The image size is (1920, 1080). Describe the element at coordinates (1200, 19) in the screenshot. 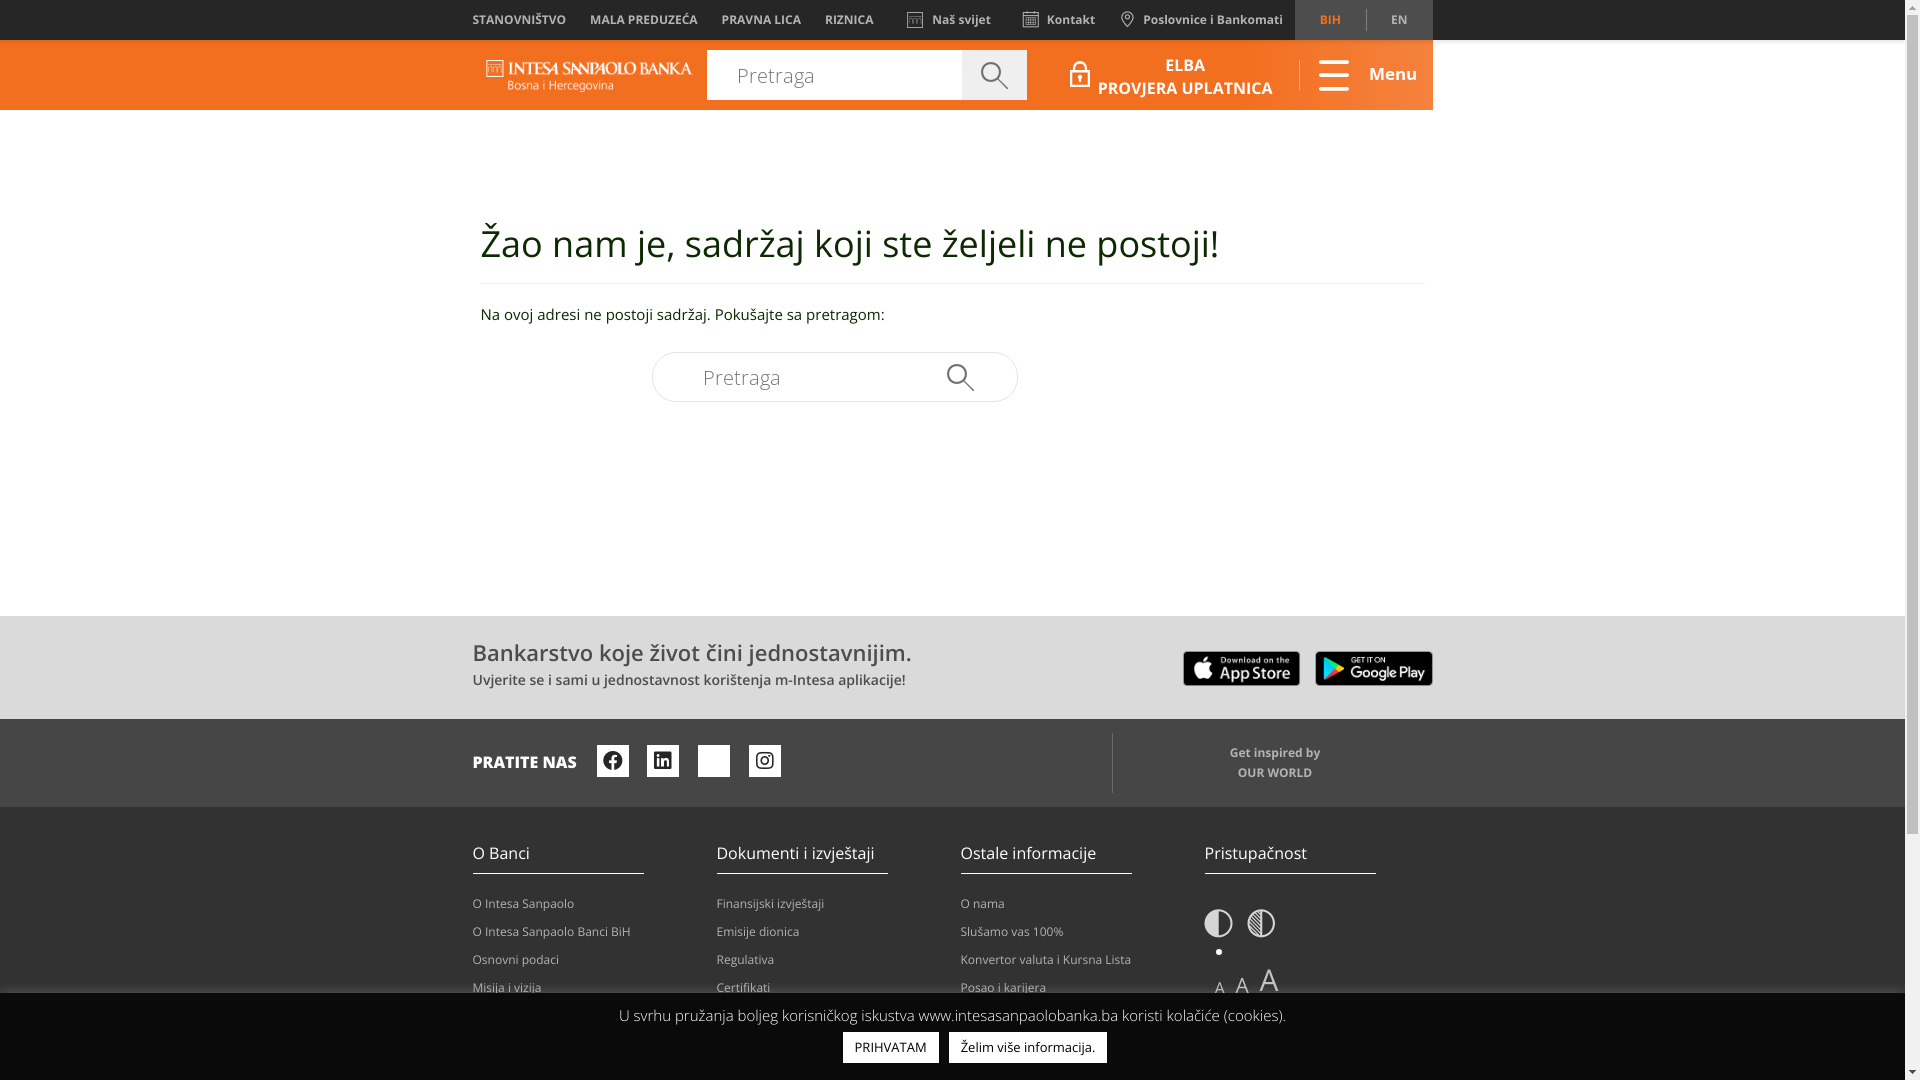

I see `'Poslovnice i Bankomati'` at that location.